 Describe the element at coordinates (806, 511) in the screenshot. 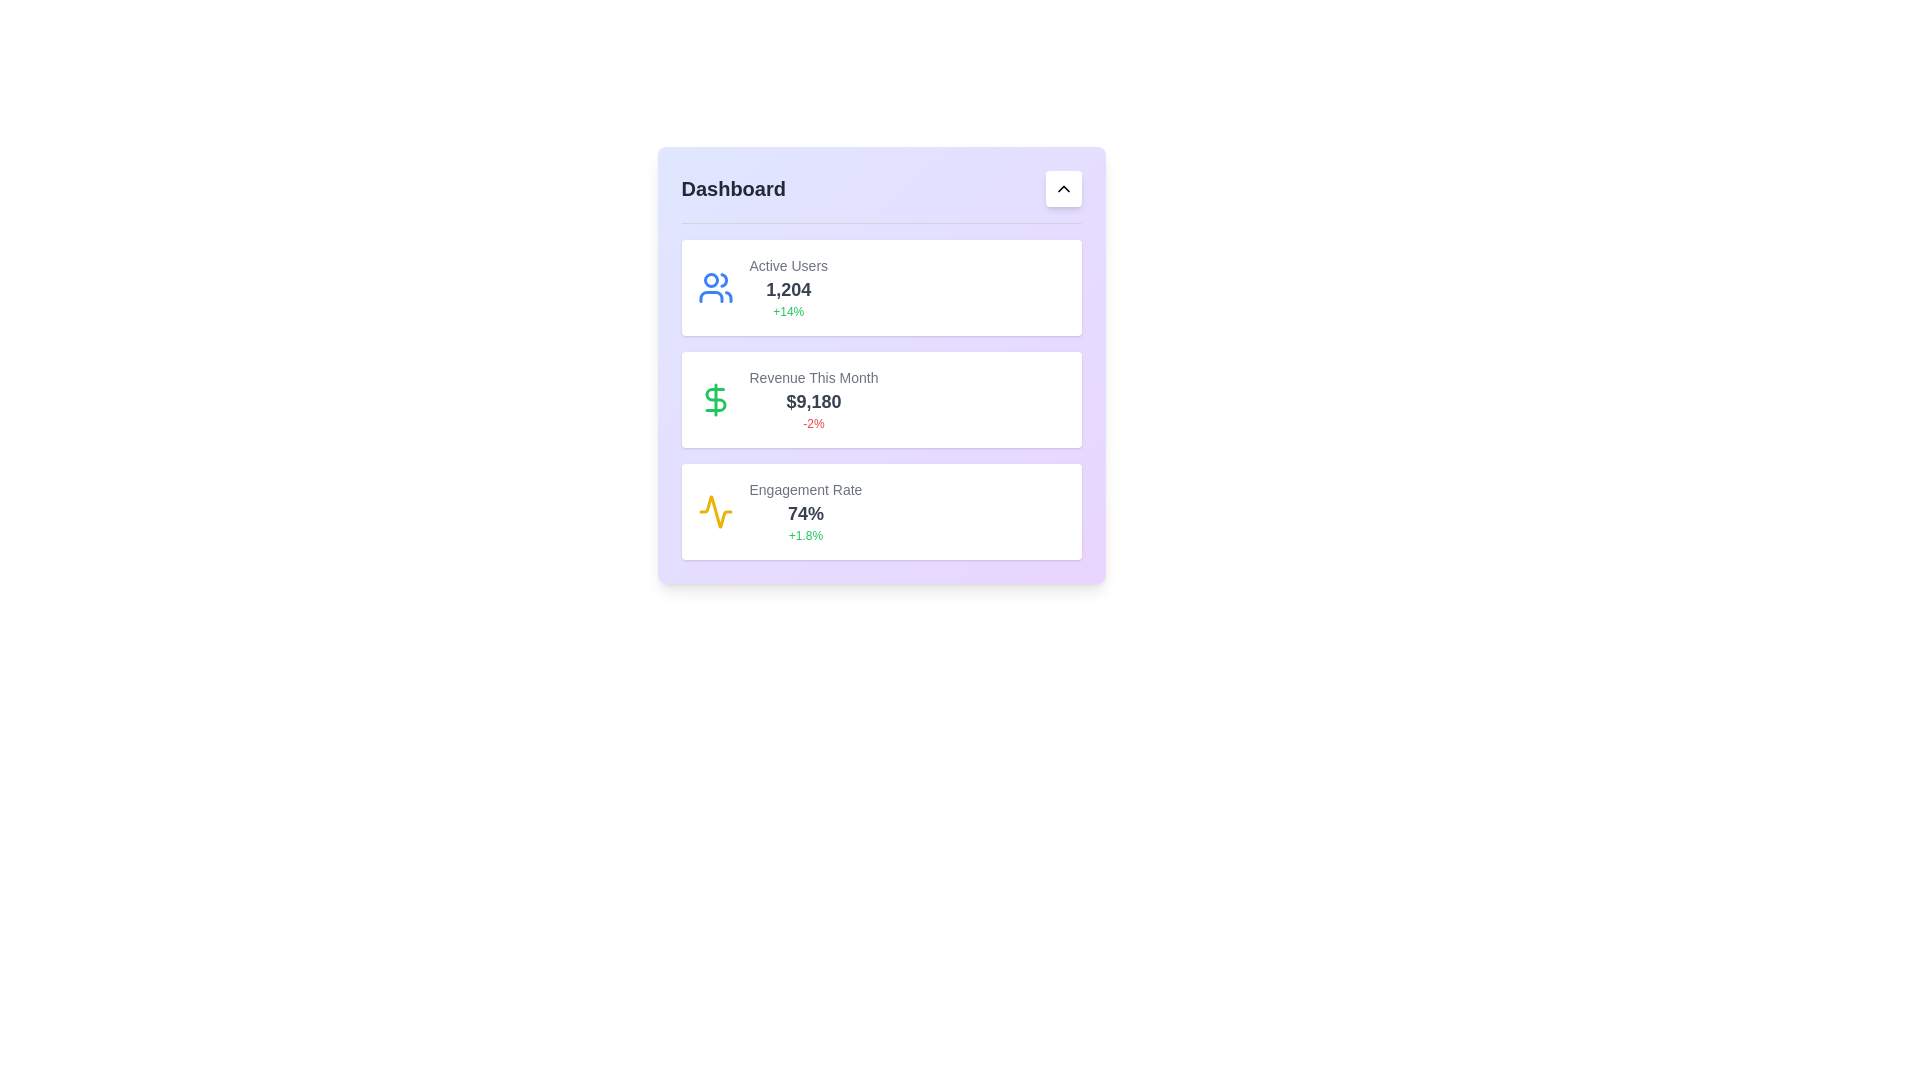

I see `the third Metric Display element that shows engagement percentage on the light purple dashboard panel` at that location.